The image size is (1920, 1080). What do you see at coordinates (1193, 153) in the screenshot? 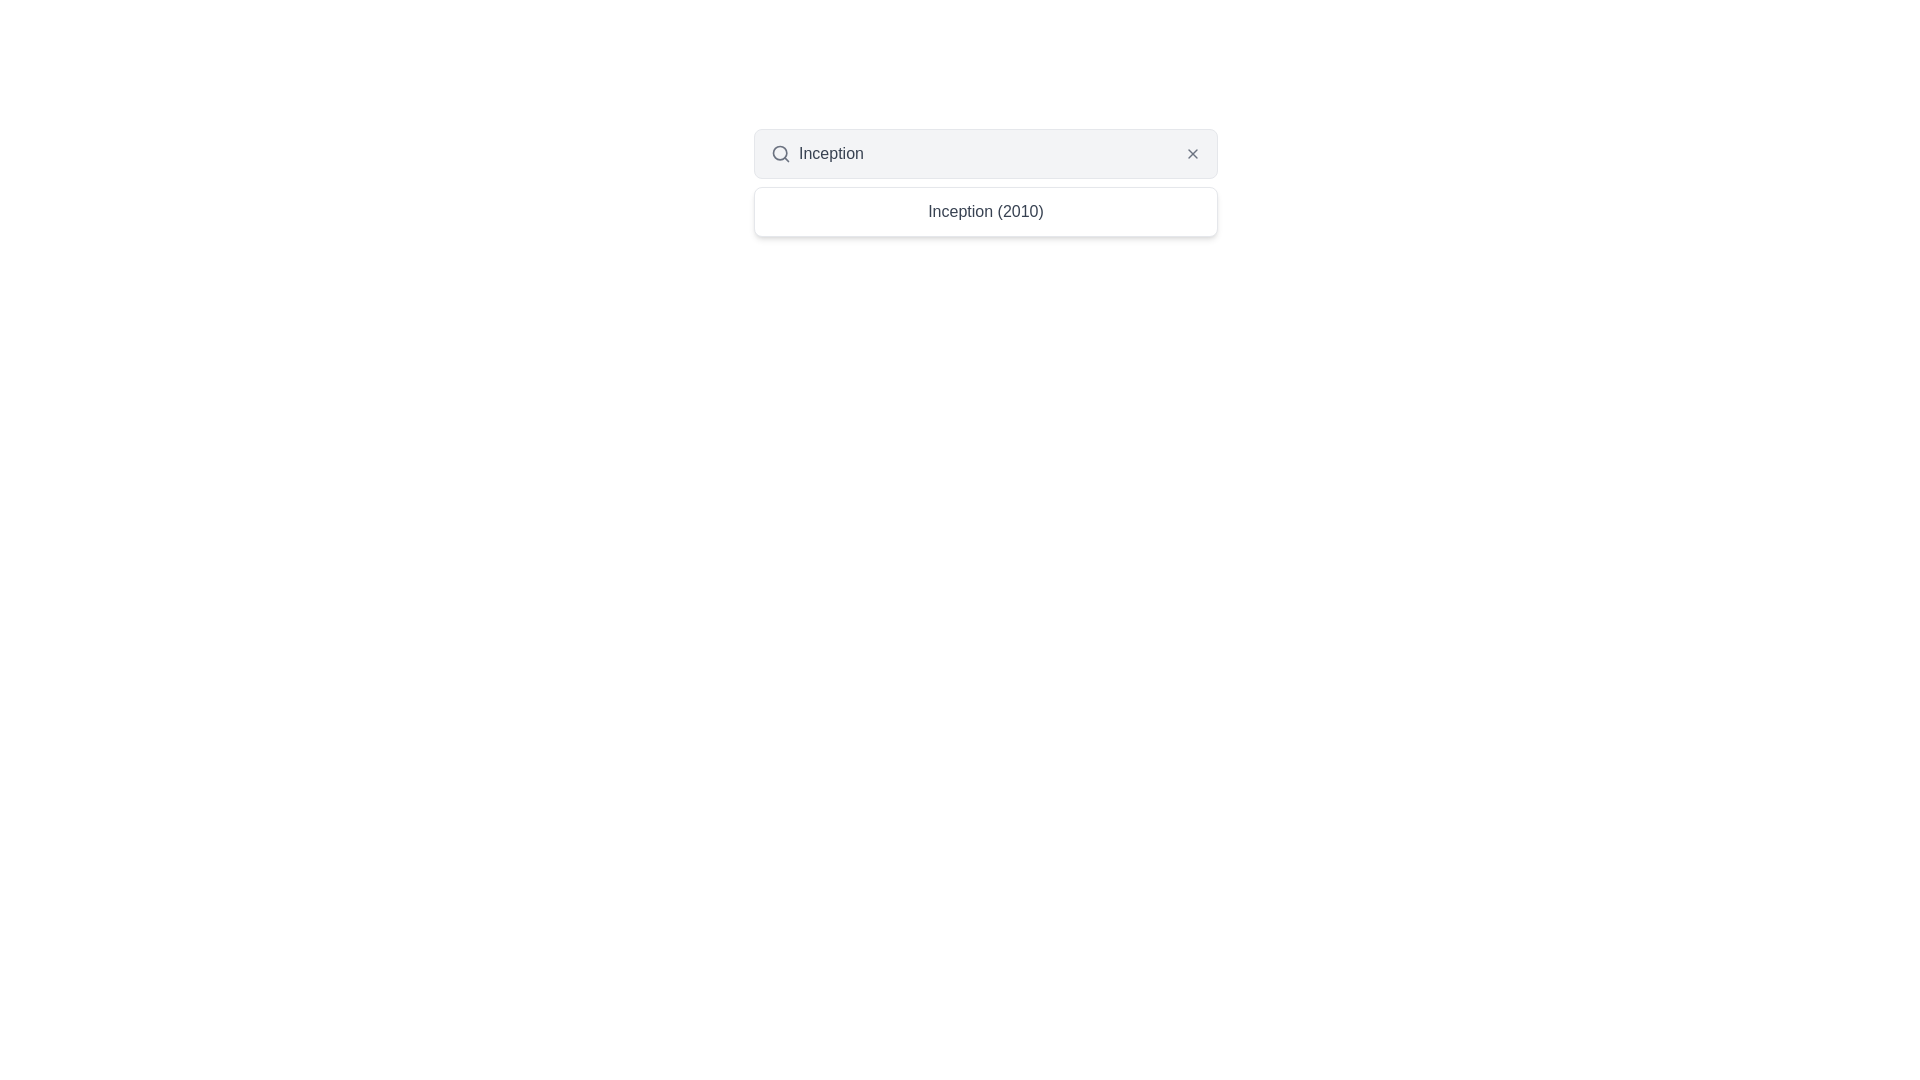
I see `the small gray 'X' icon located at the top right of the search bar to clear the input text 'Inception'` at bounding box center [1193, 153].